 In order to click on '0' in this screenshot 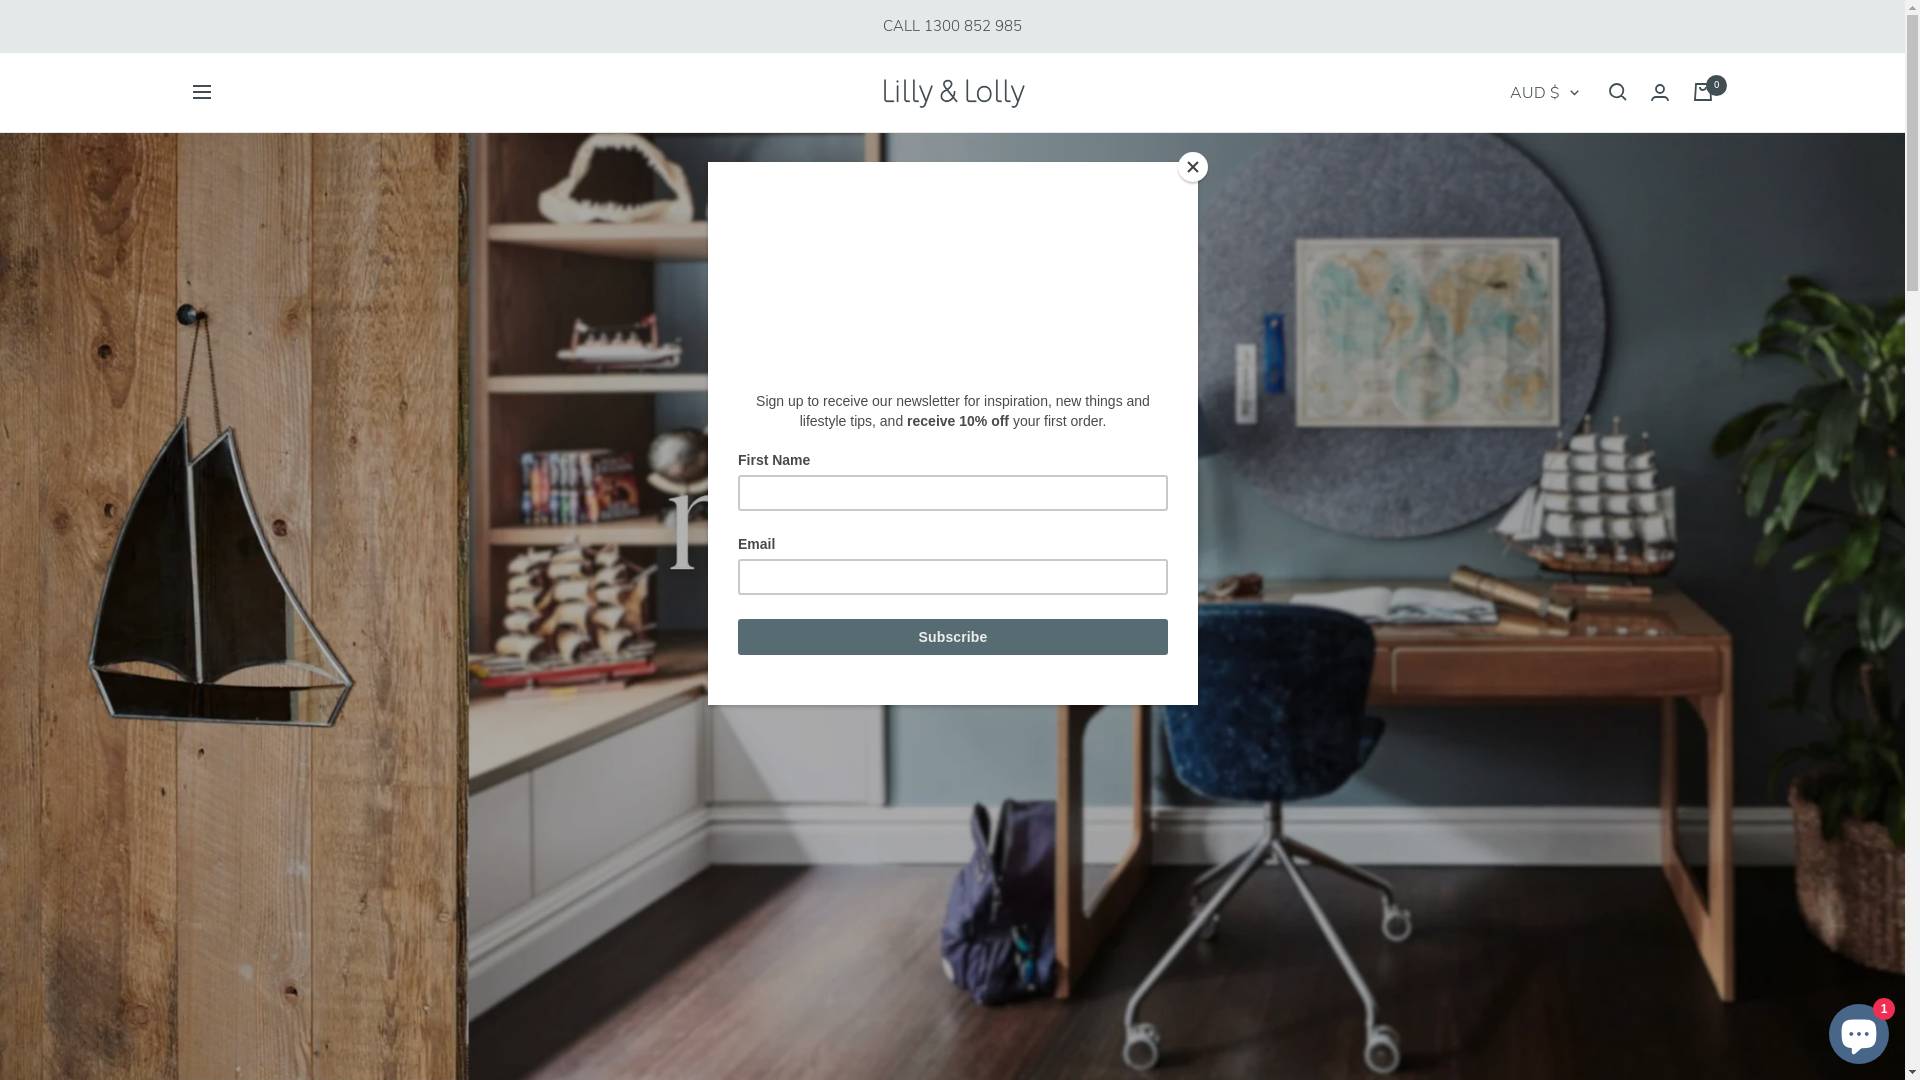, I will do `click(1701, 92)`.